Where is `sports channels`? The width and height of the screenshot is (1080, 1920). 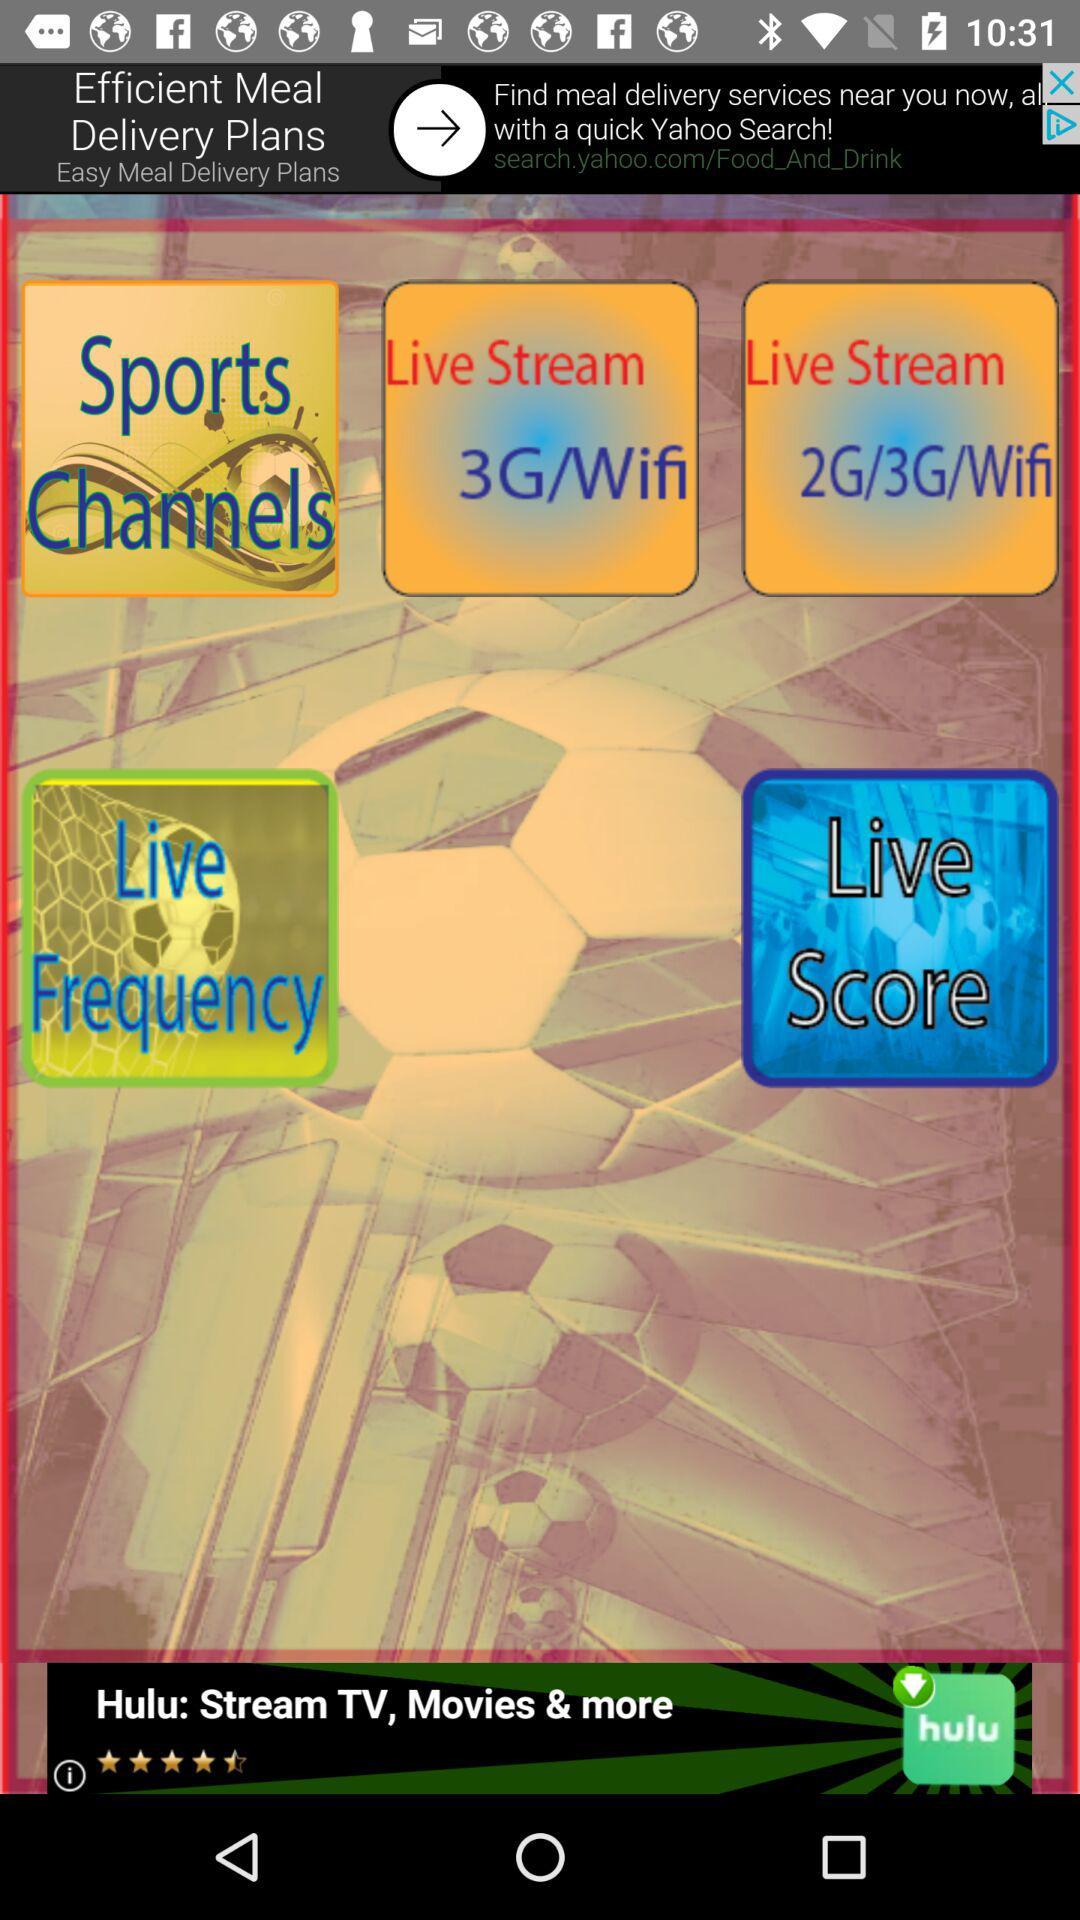 sports channels is located at coordinates (180, 437).